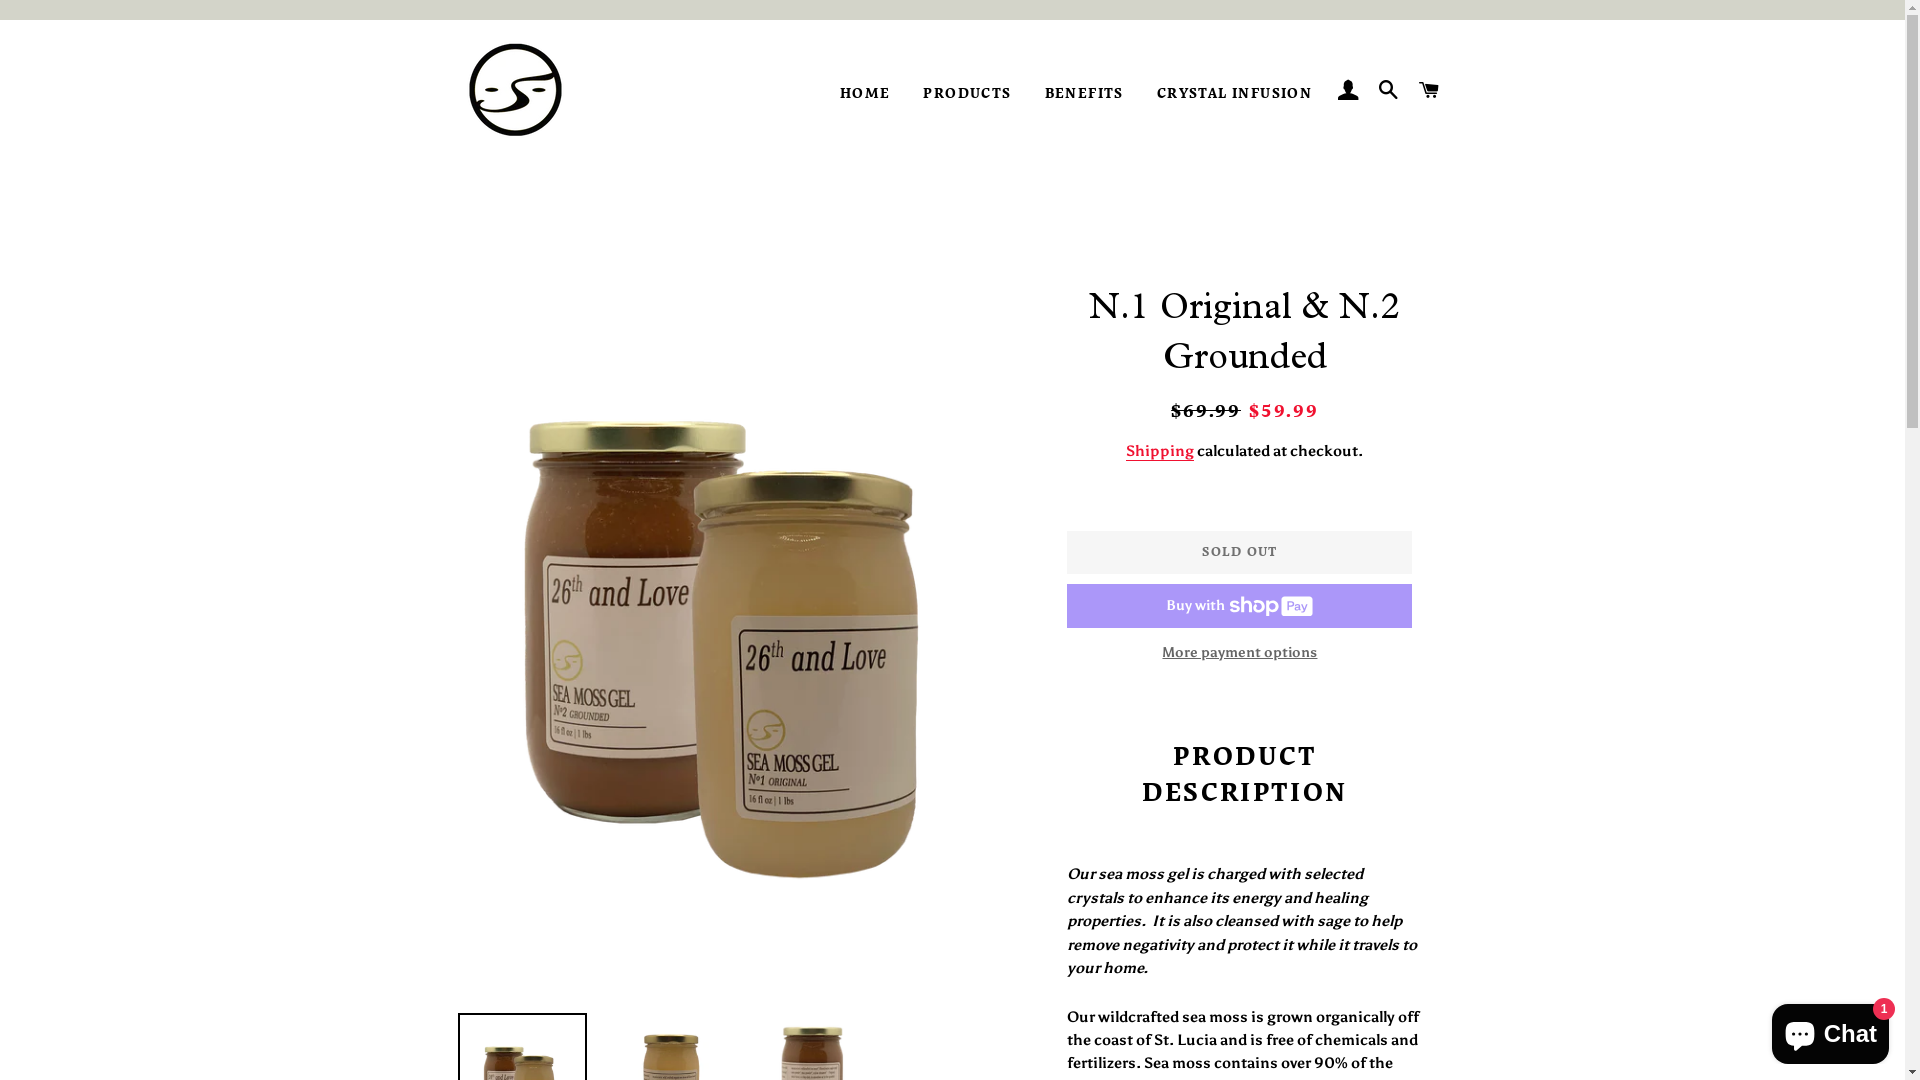  What do you see at coordinates (825, 93) in the screenshot?
I see `'HOME'` at bounding box center [825, 93].